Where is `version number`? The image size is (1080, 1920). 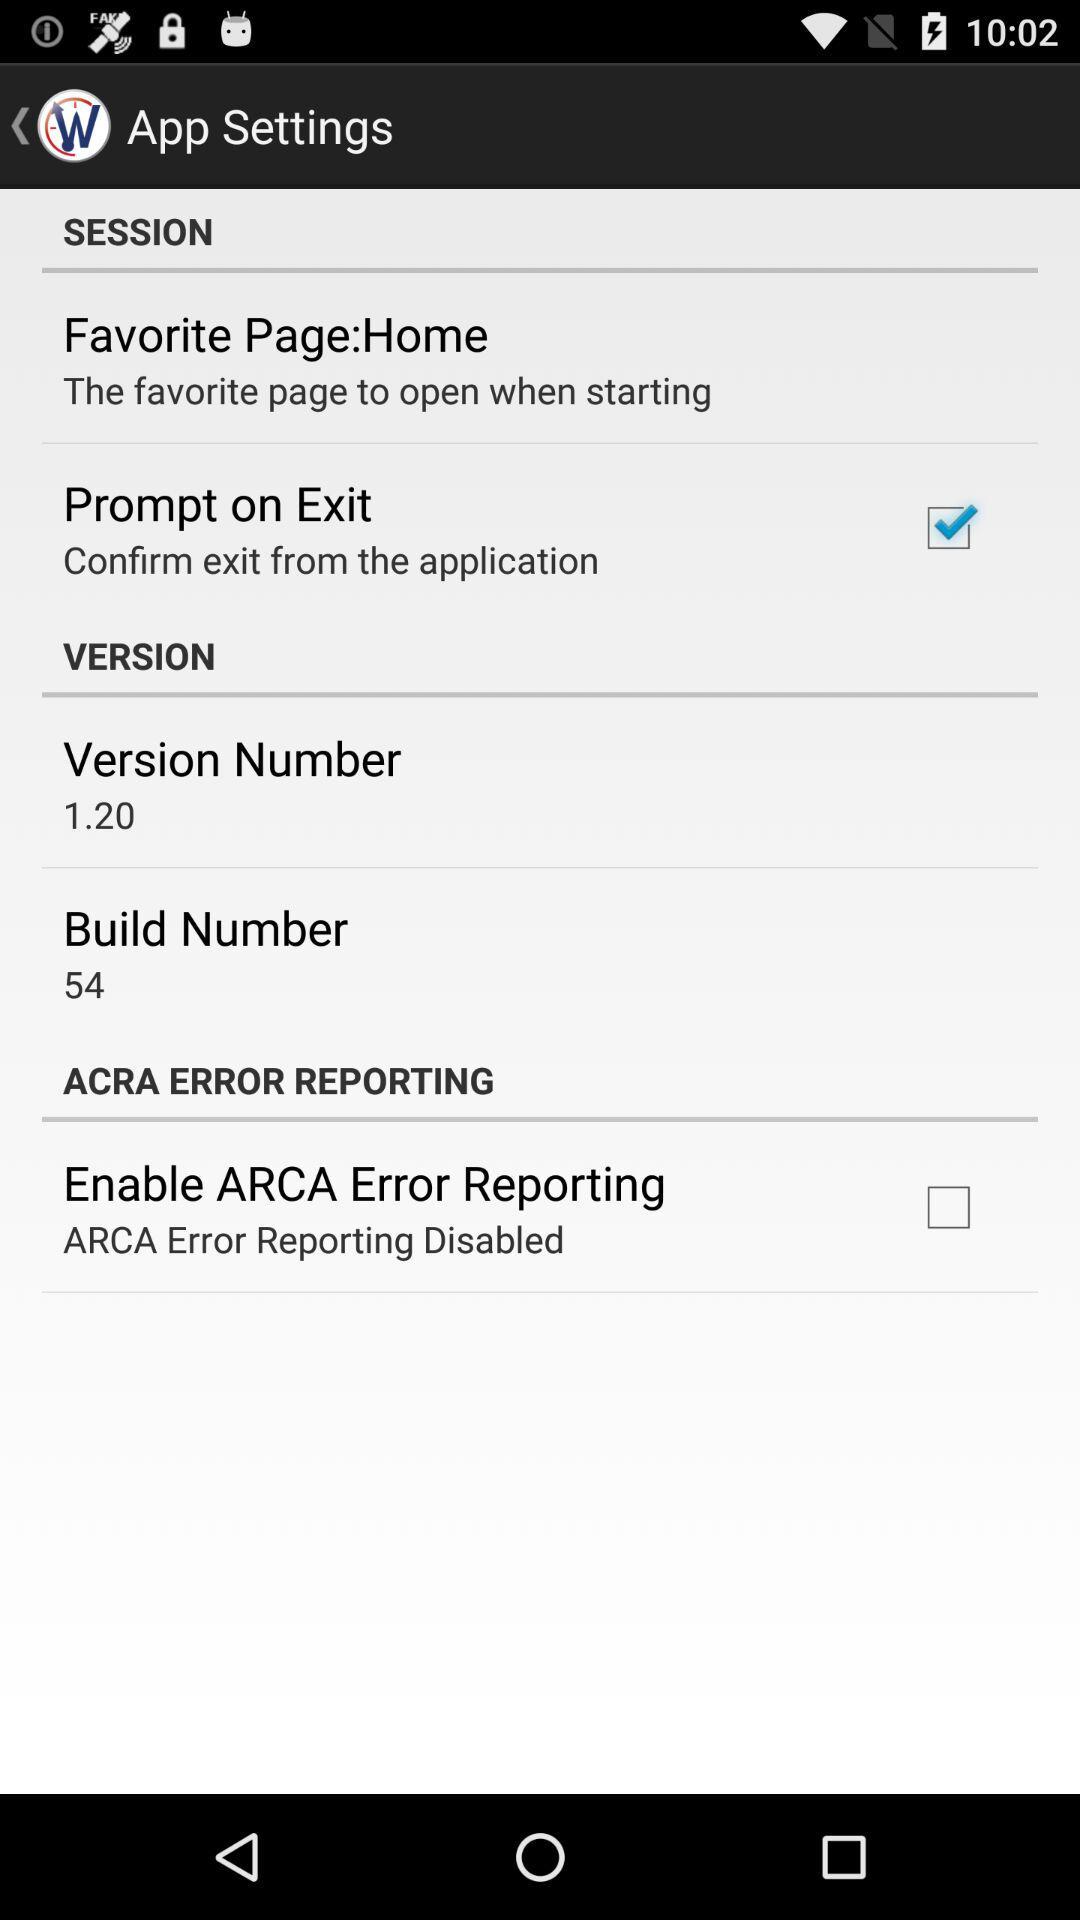 version number is located at coordinates (231, 756).